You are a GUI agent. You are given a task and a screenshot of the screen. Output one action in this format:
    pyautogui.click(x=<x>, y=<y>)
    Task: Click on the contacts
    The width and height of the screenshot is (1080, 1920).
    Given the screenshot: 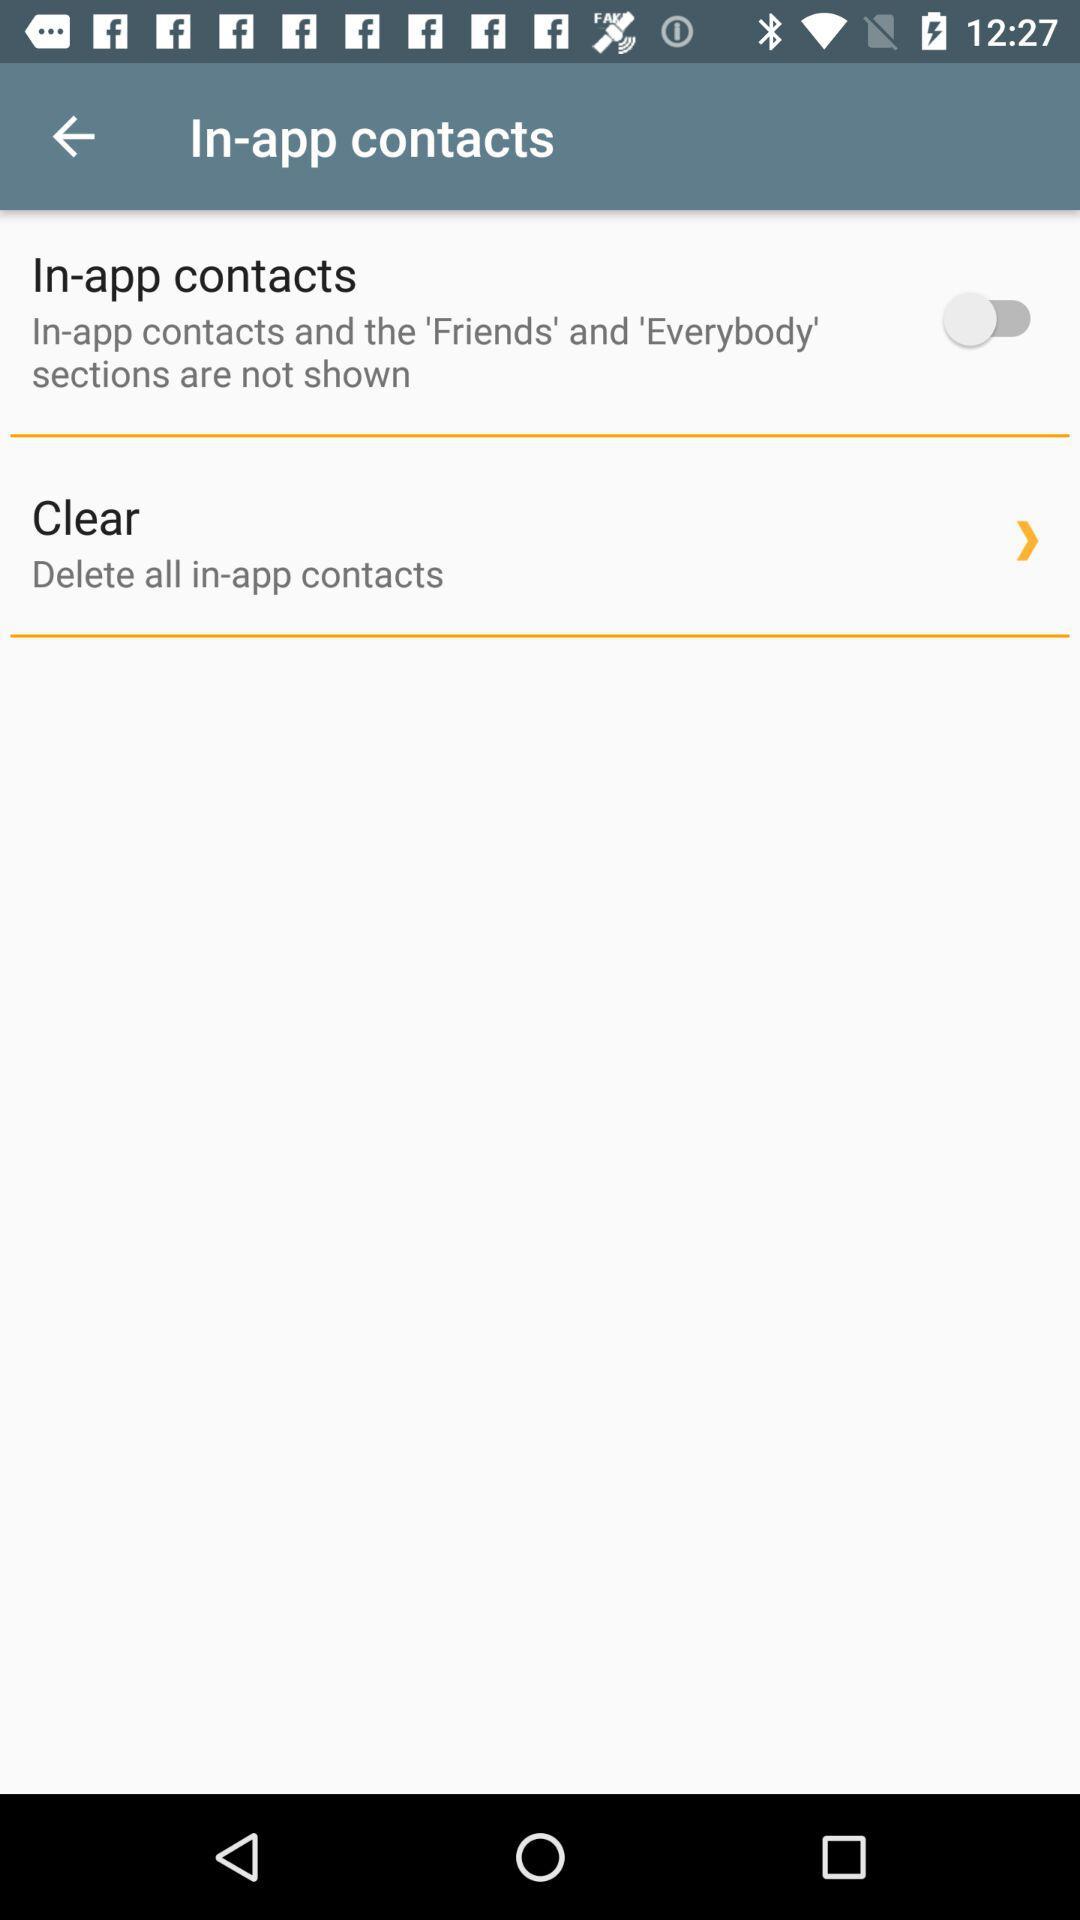 What is the action you would take?
    pyautogui.click(x=996, y=318)
    